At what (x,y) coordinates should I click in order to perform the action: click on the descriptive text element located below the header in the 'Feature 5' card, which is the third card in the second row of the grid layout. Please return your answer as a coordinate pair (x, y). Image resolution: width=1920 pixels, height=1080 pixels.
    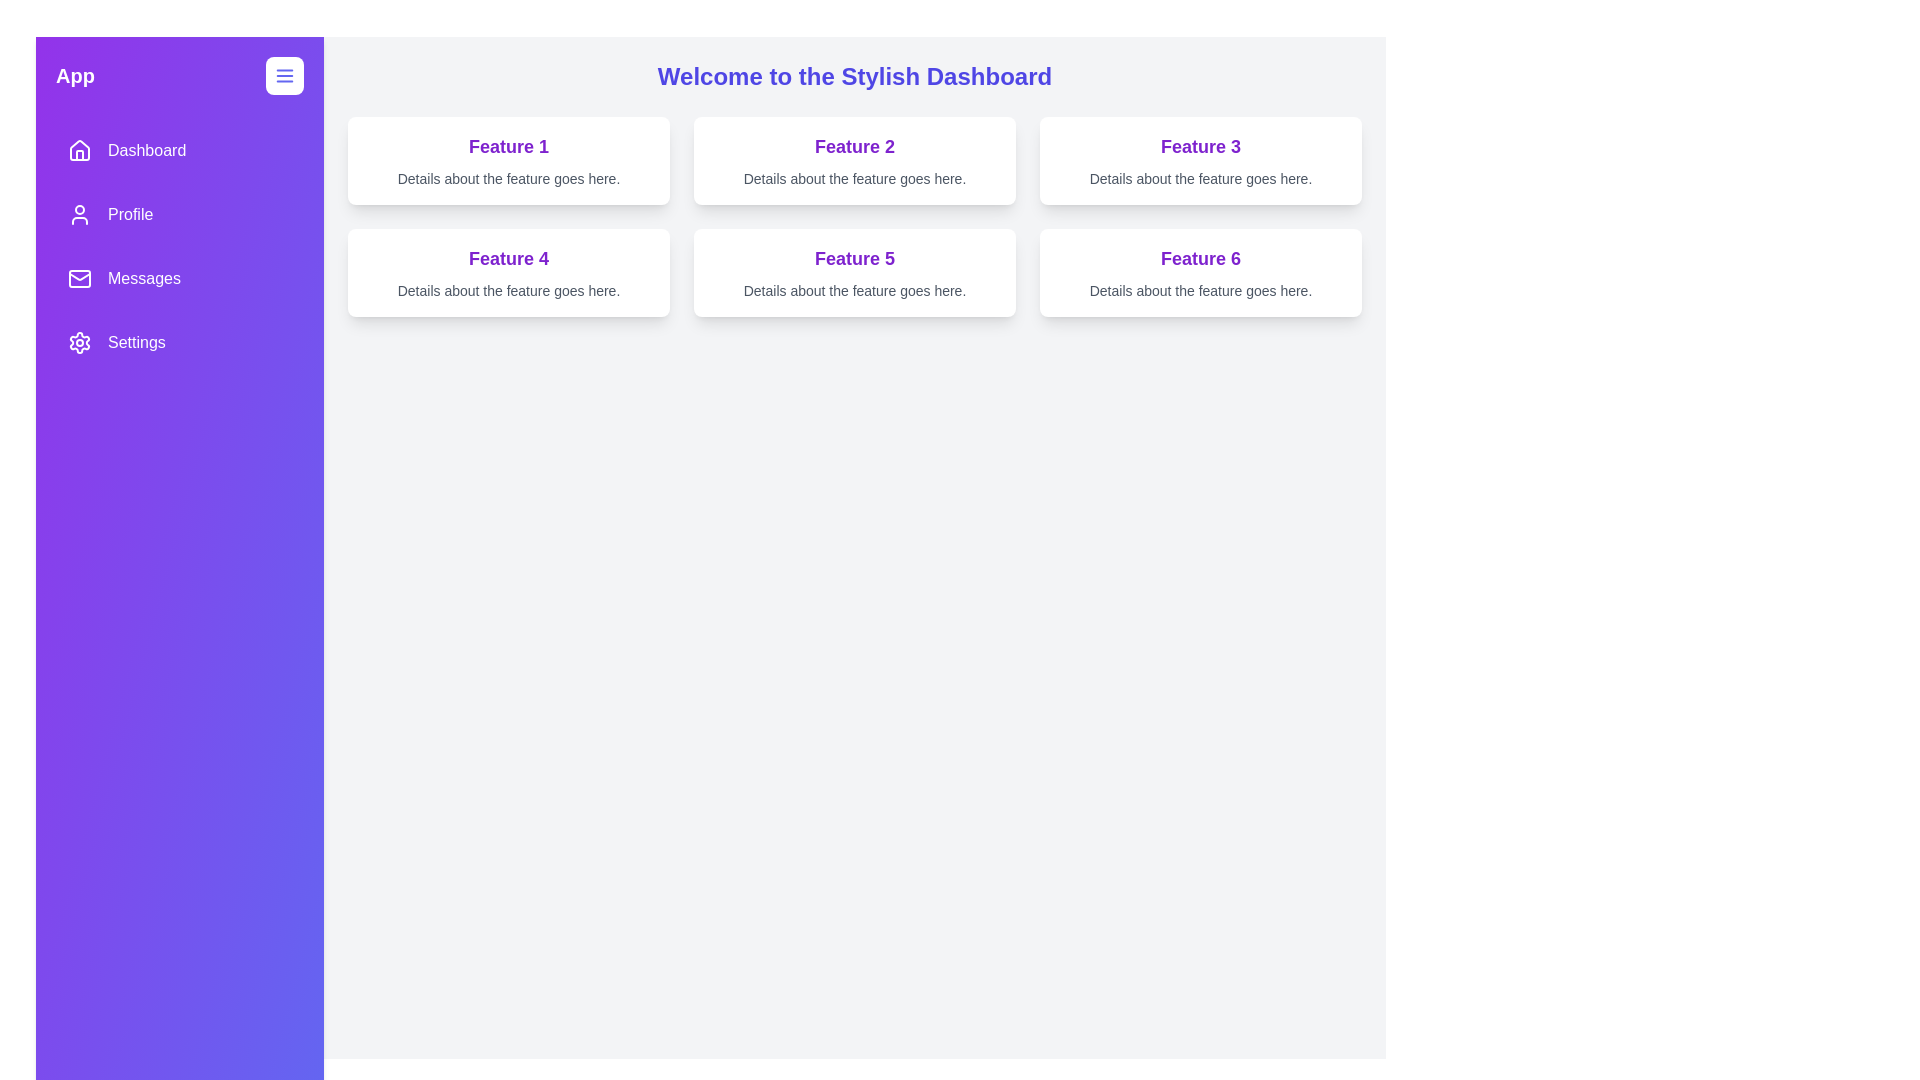
    Looking at the image, I should click on (854, 290).